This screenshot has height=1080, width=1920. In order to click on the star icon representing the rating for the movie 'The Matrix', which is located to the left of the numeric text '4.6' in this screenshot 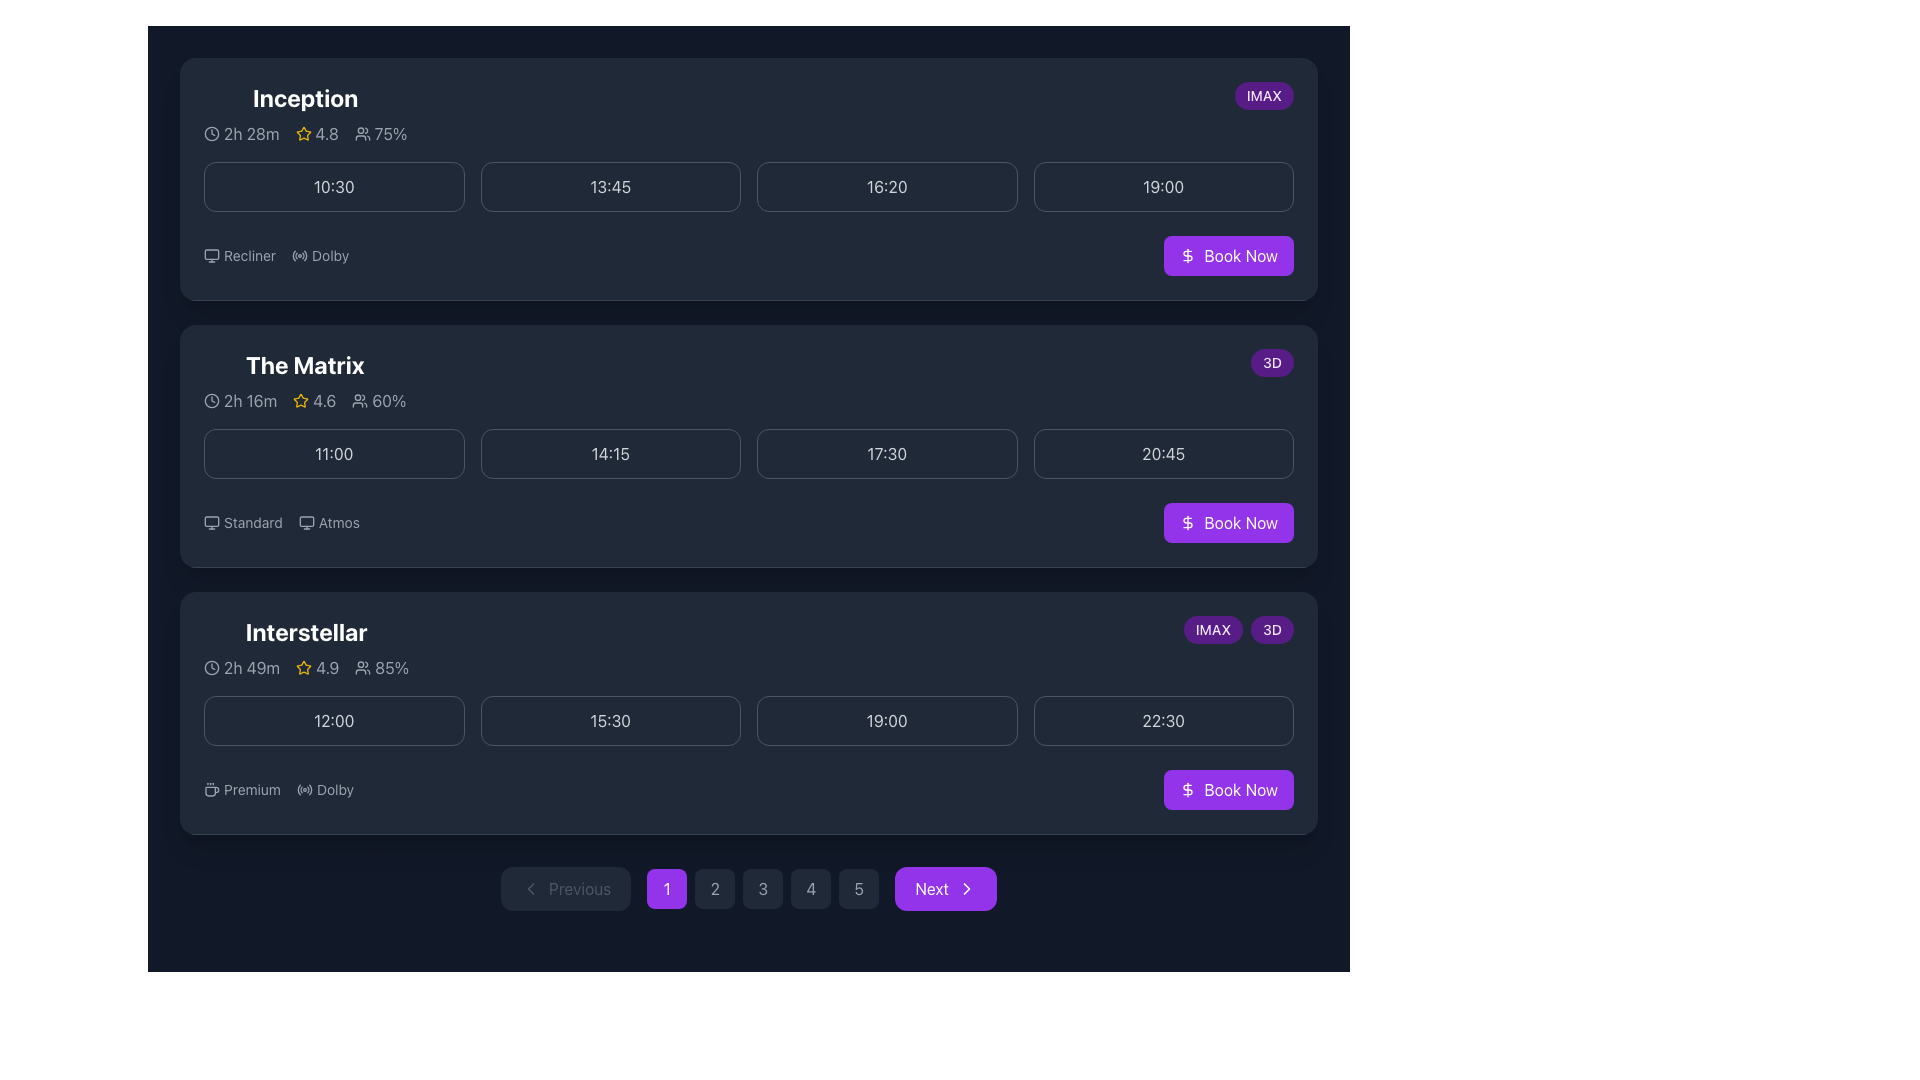, I will do `click(300, 401)`.